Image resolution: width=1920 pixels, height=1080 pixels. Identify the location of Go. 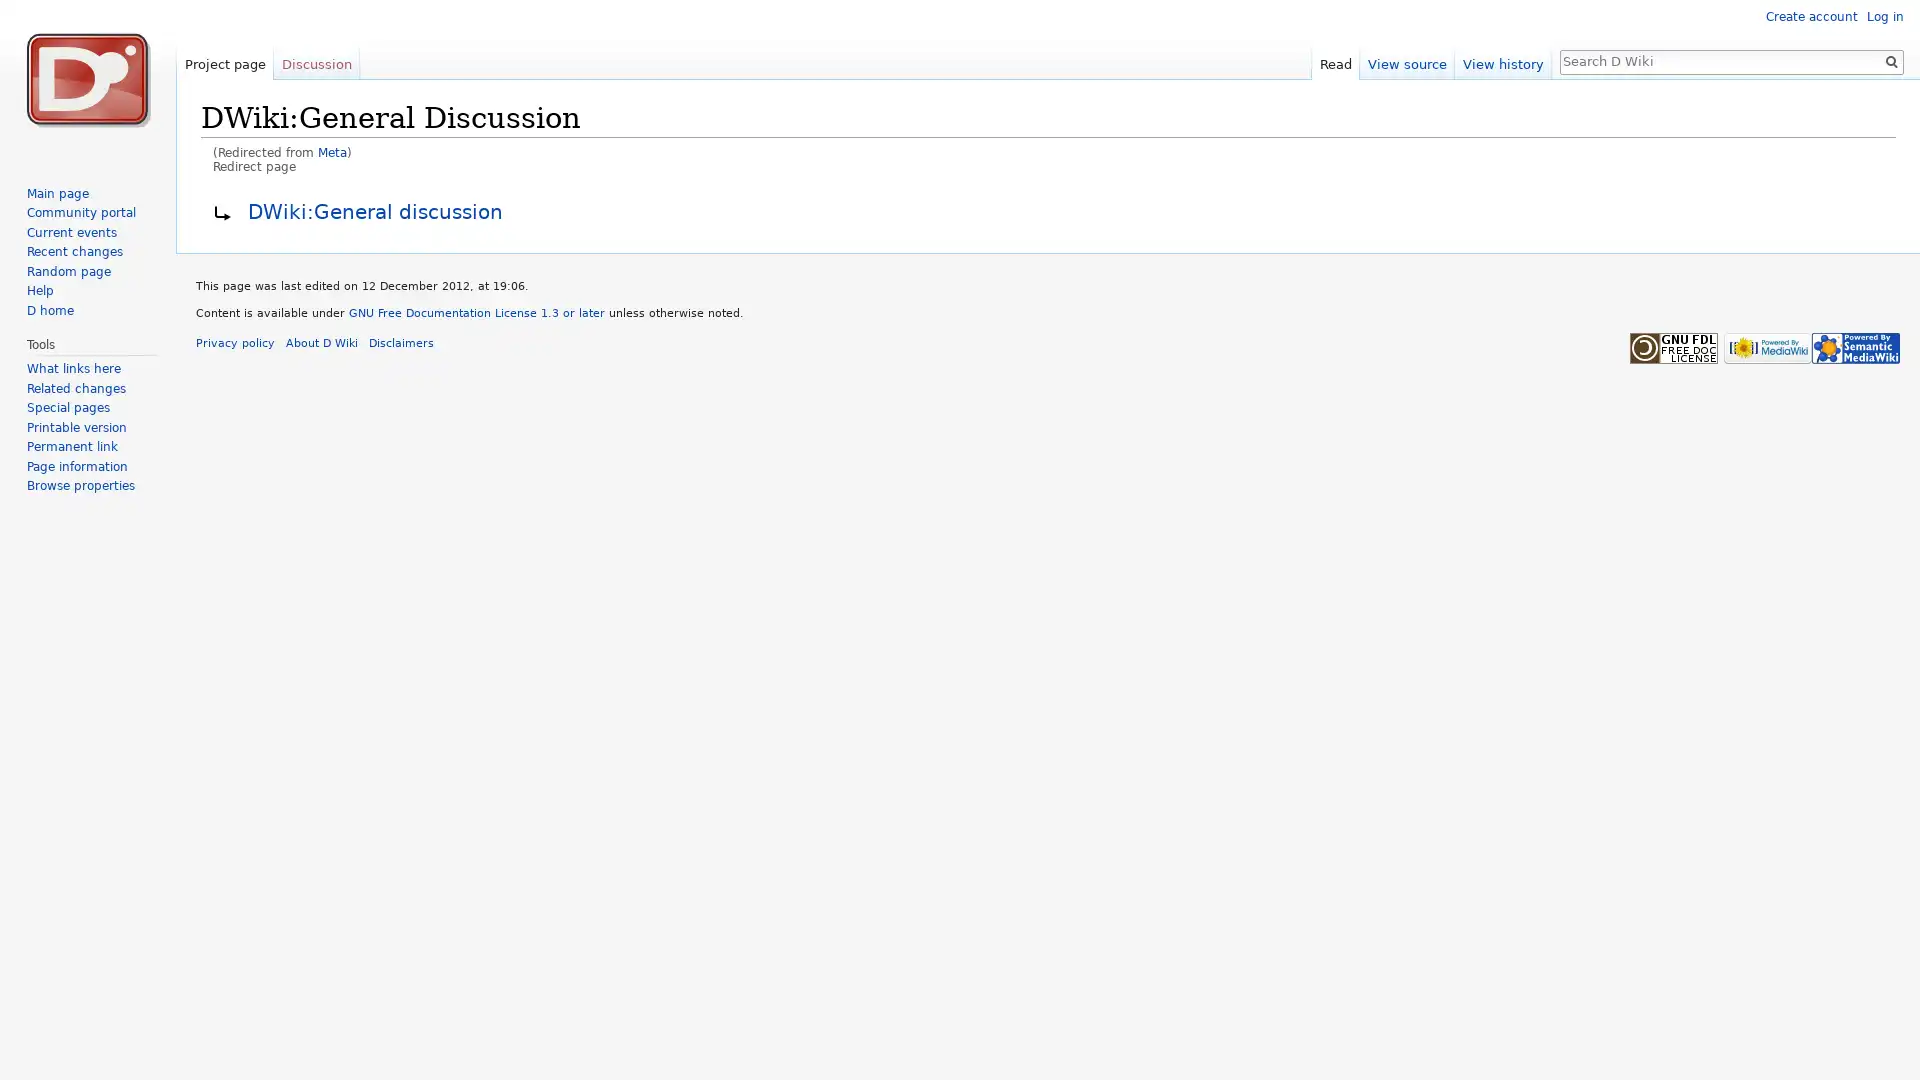
(1890, 60).